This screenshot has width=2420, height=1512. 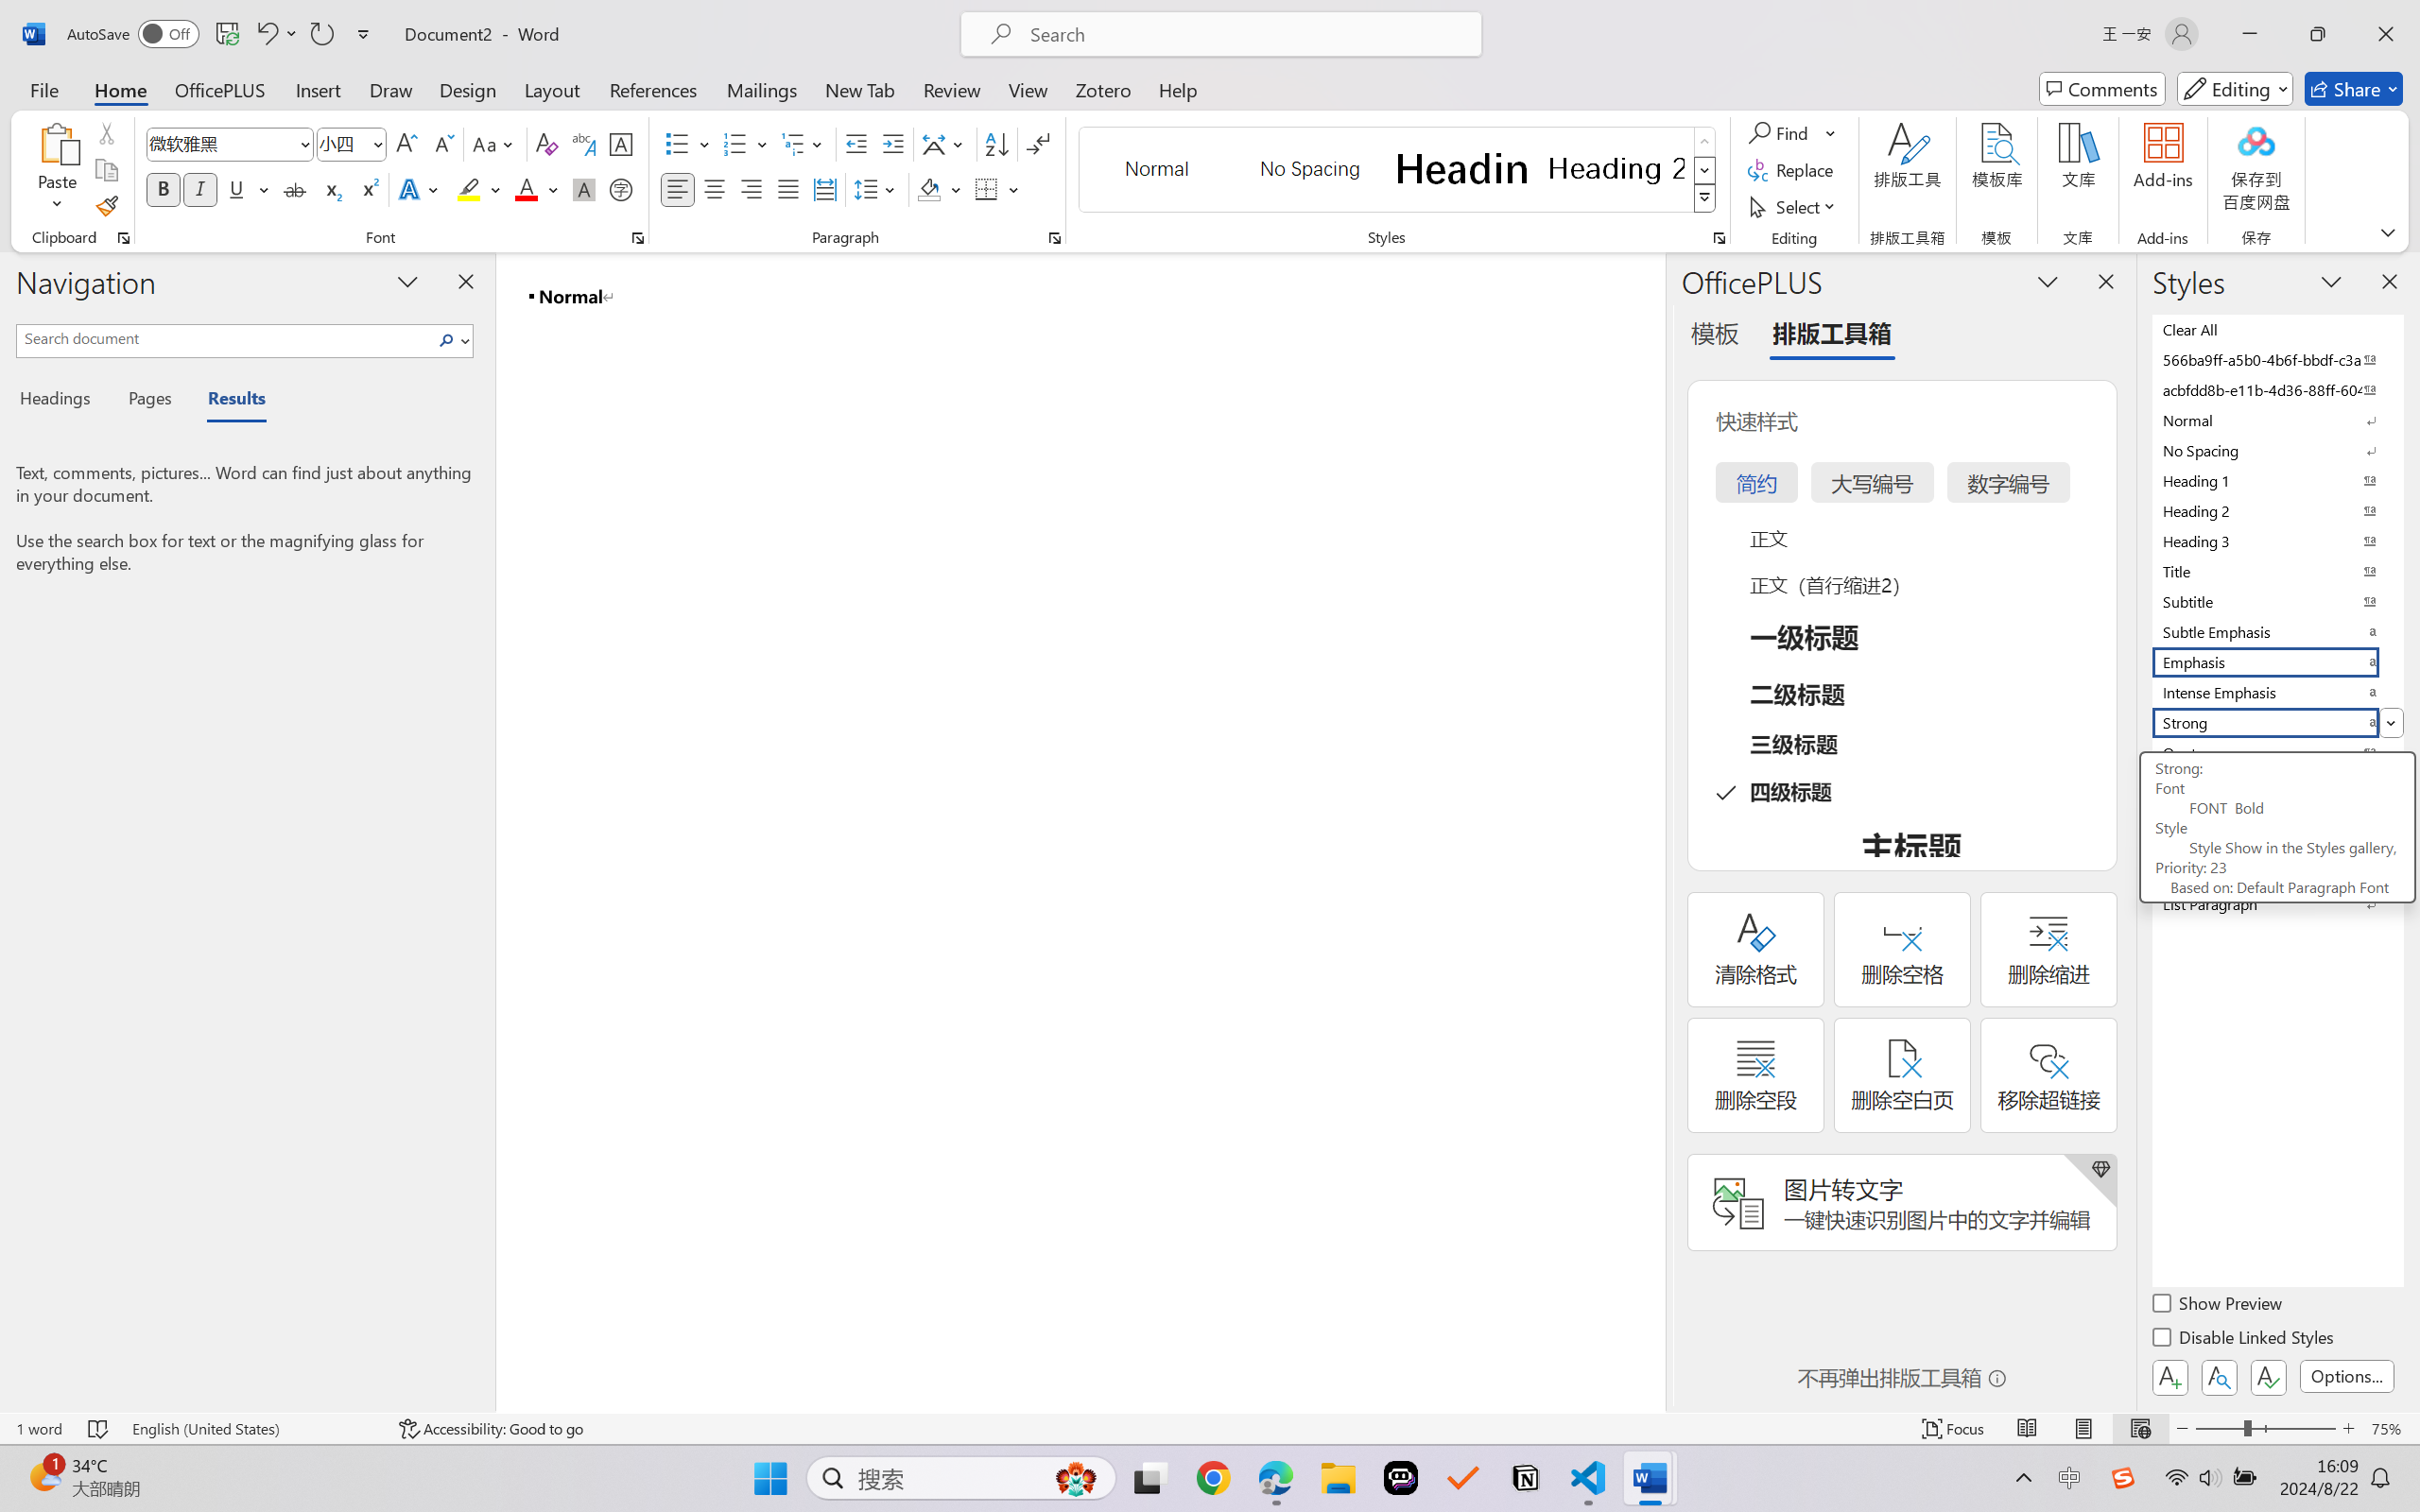 What do you see at coordinates (2275, 692) in the screenshot?
I see `'Intense Emphasis'` at bounding box center [2275, 692].